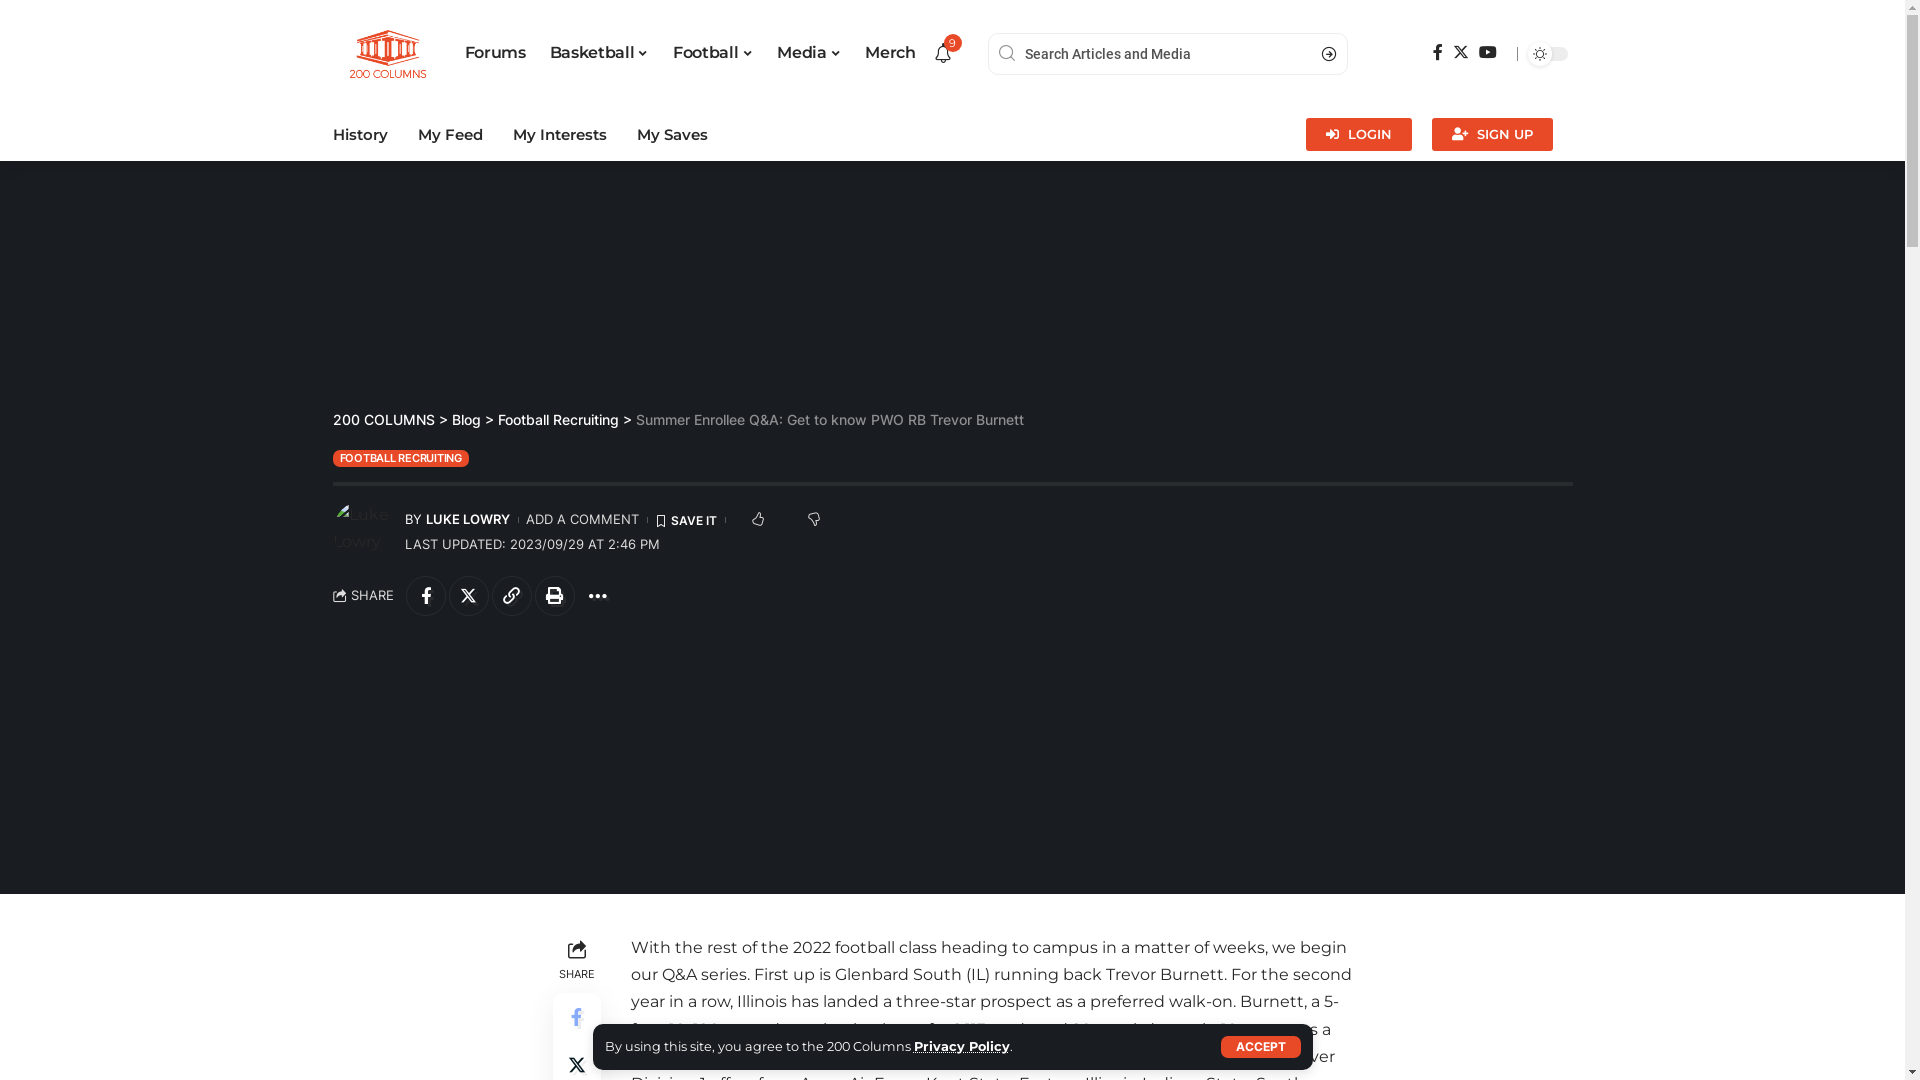 This screenshot has height=1080, width=1920. What do you see at coordinates (449, 135) in the screenshot?
I see `'My Feed'` at bounding box center [449, 135].